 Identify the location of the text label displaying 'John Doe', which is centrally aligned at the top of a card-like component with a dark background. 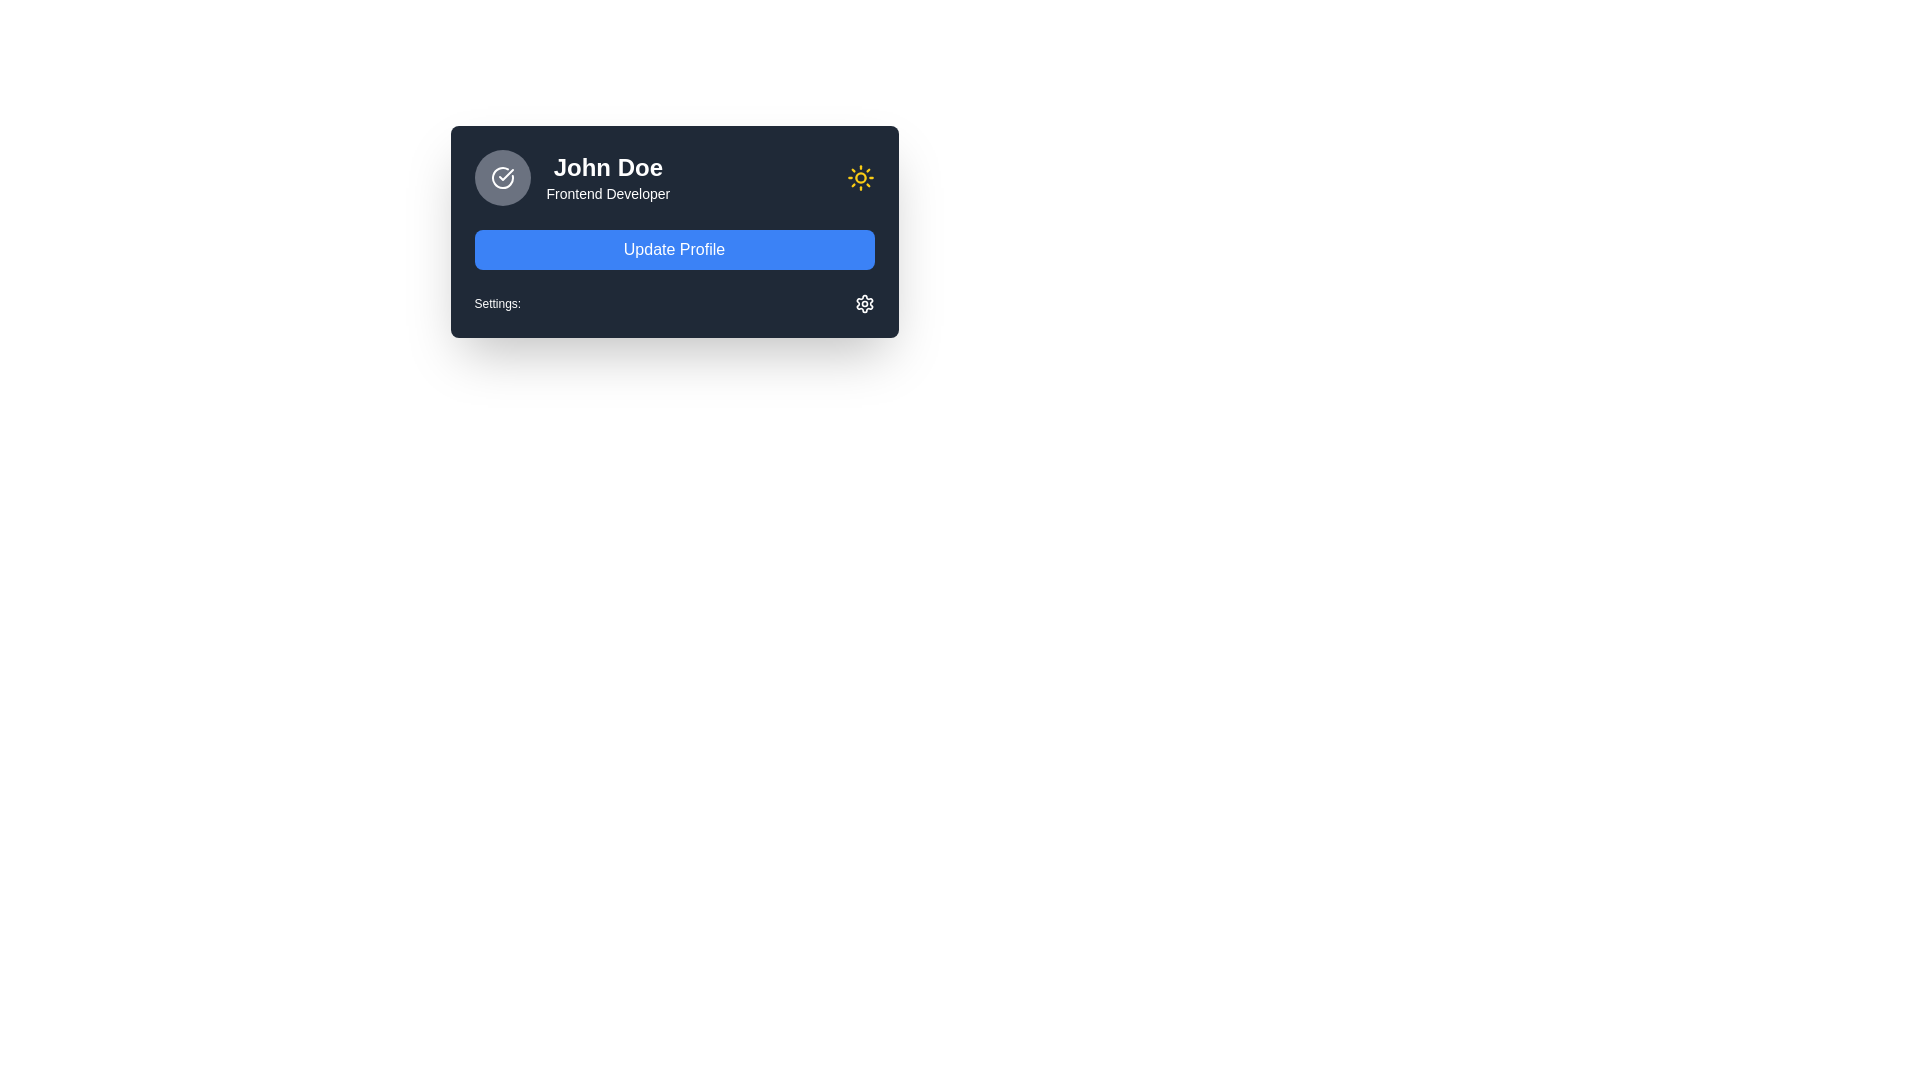
(607, 167).